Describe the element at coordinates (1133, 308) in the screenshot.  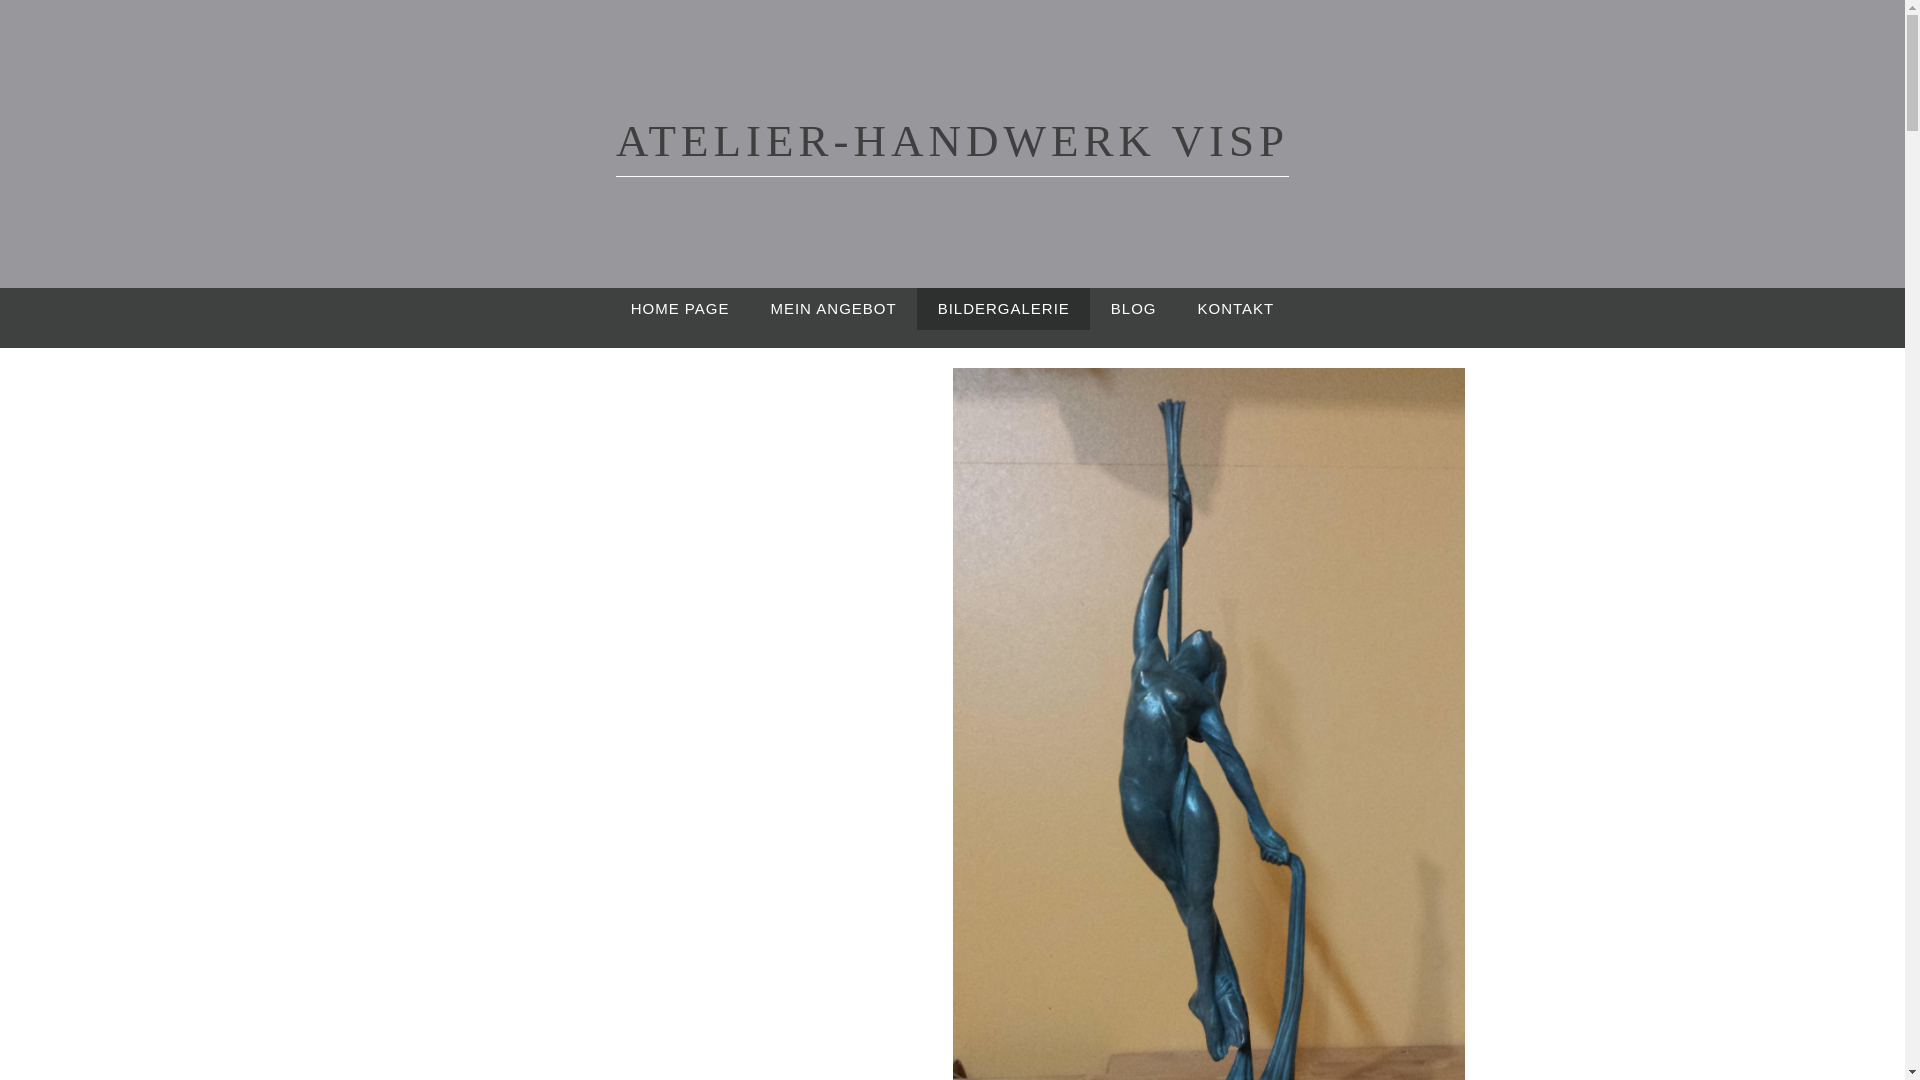
I see `'BLOG'` at that location.